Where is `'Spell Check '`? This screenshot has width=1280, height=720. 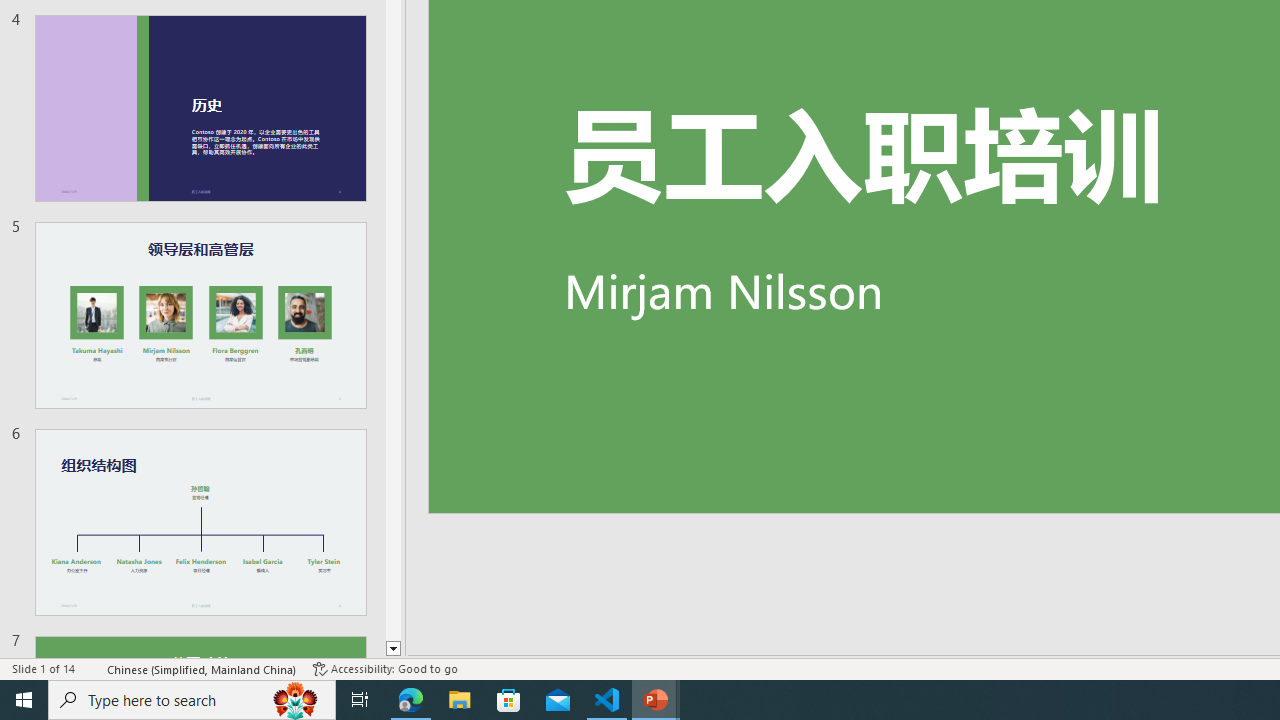
'Spell Check ' is located at coordinates (91, 669).